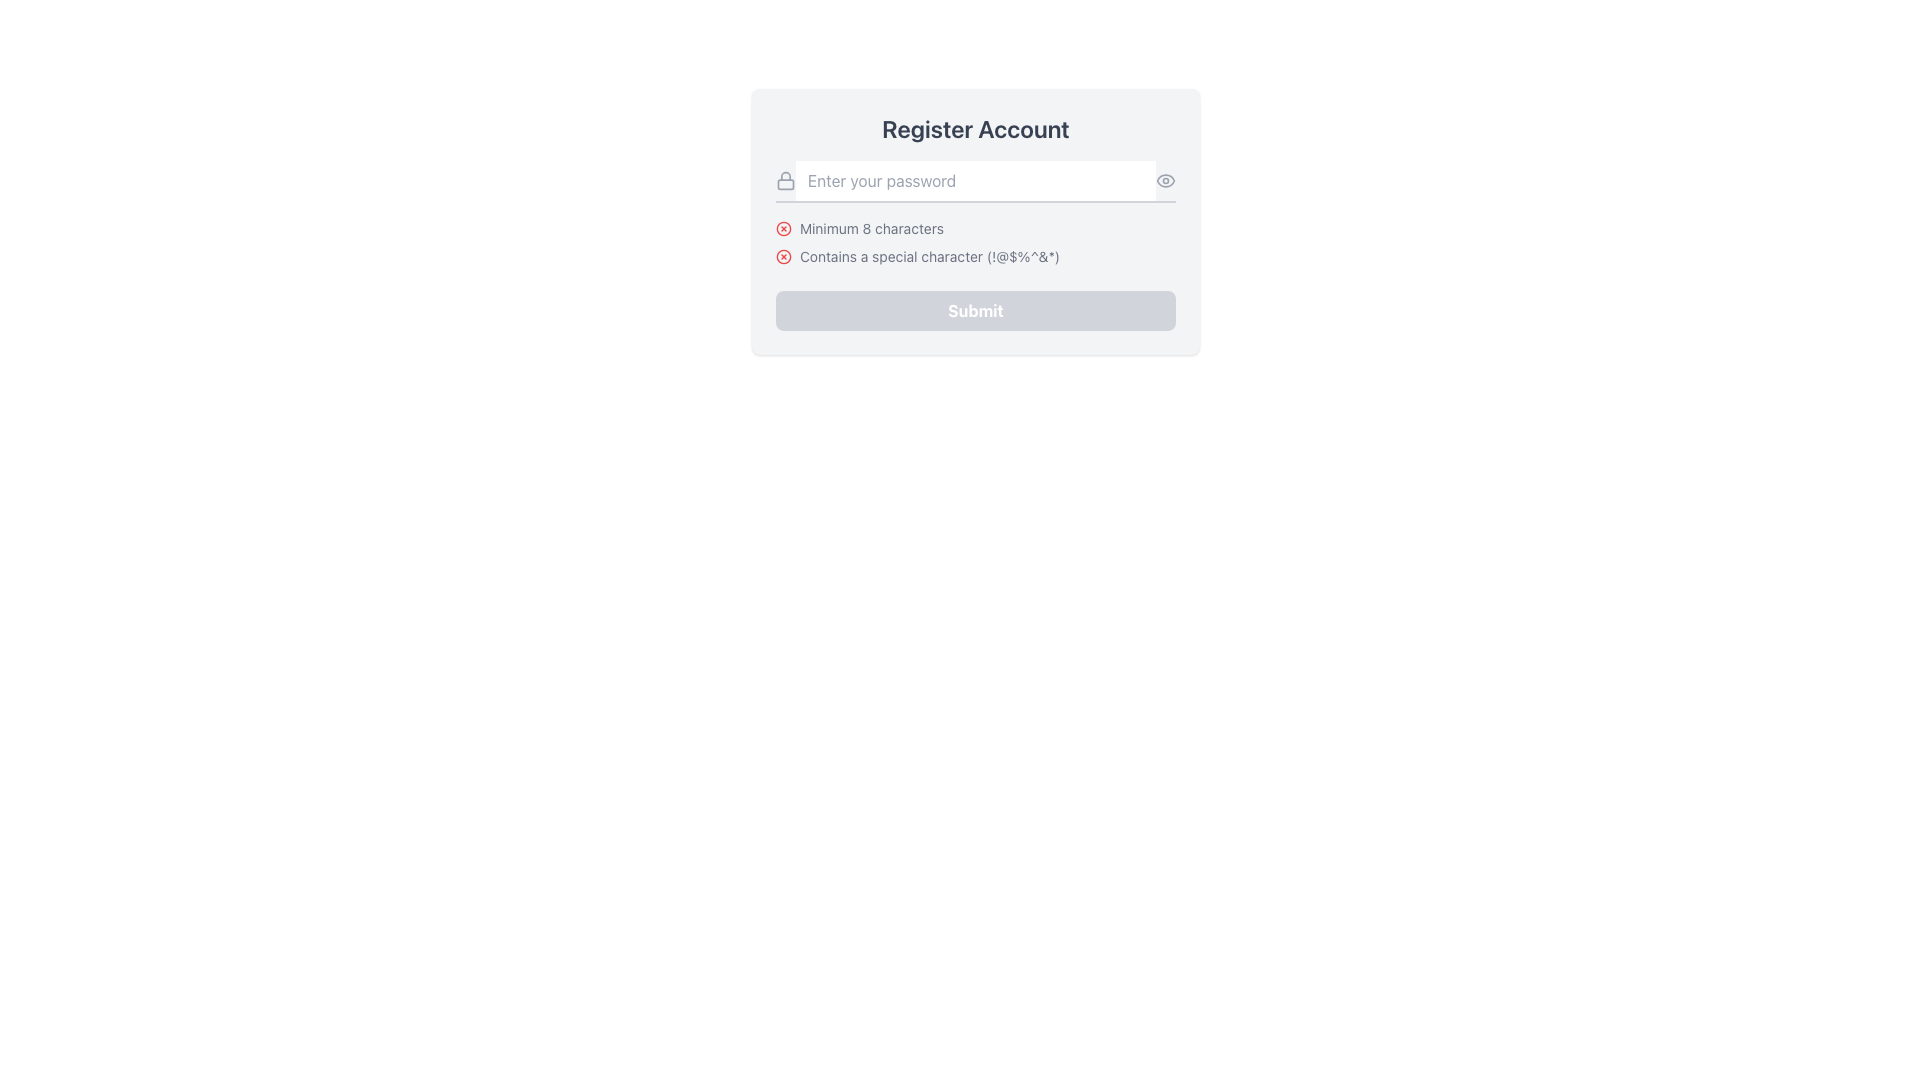  What do you see at coordinates (975, 227) in the screenshot?
I see `the error message element that displays 'Minimum 8 characters' with a red error icon, located below the password input field` at bounding box center [975, 227].